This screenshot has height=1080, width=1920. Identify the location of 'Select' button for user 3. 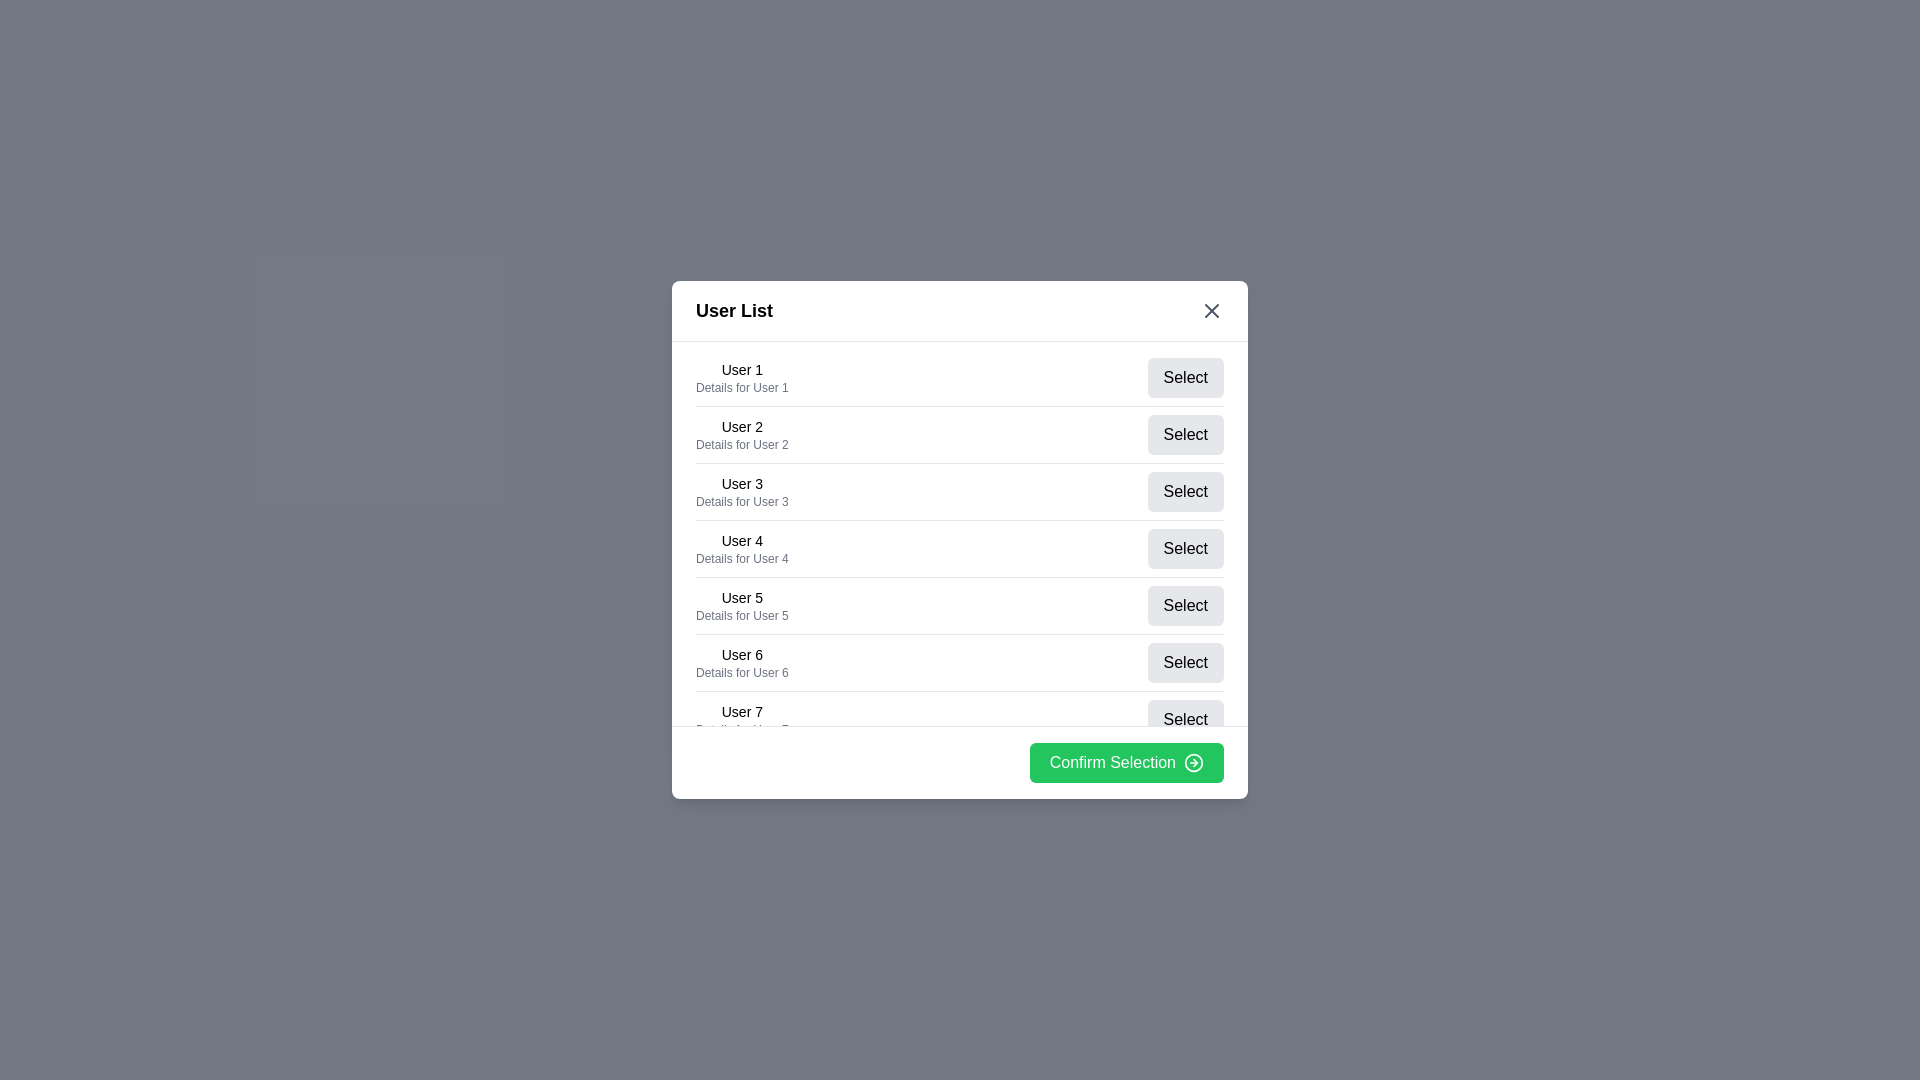
(1185, 492).